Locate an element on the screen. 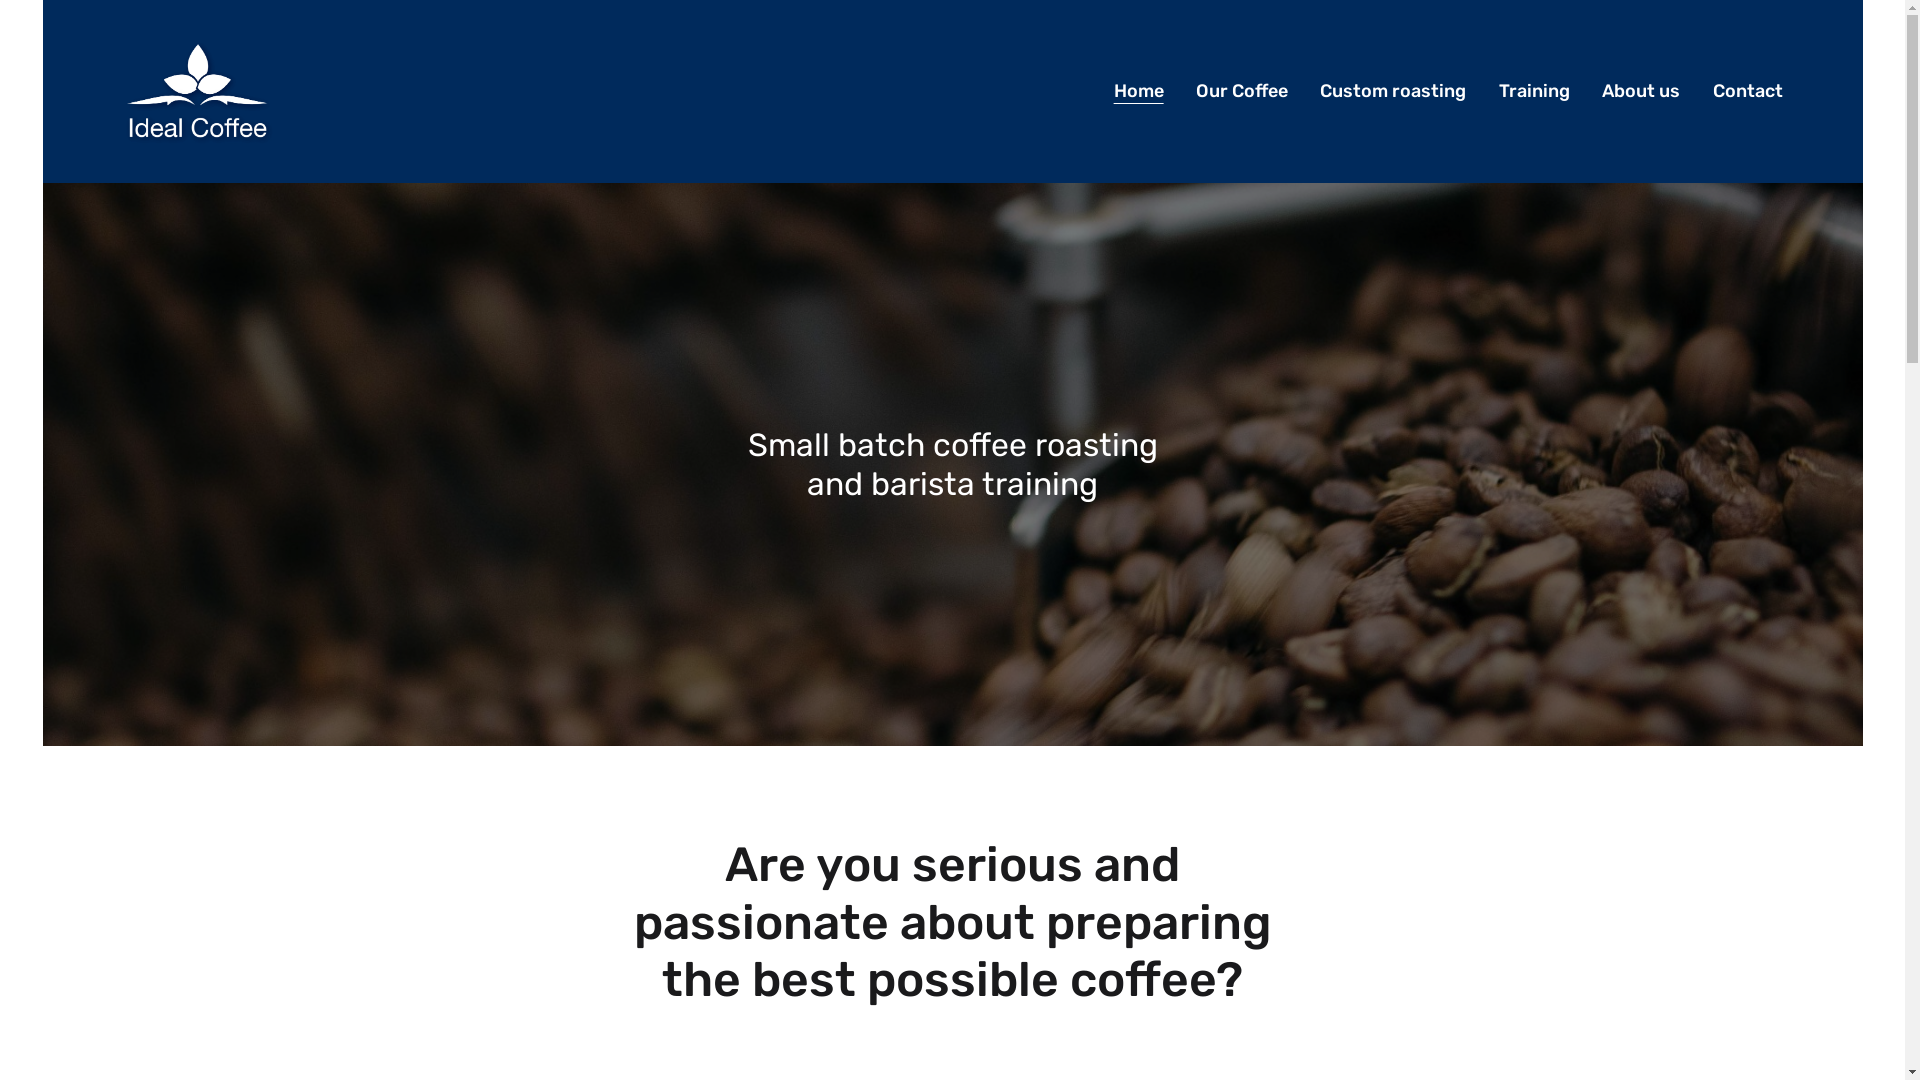 The width and height of the screenshot is (1920, 1080). 'Training' is located at coordinates (1533, 91).